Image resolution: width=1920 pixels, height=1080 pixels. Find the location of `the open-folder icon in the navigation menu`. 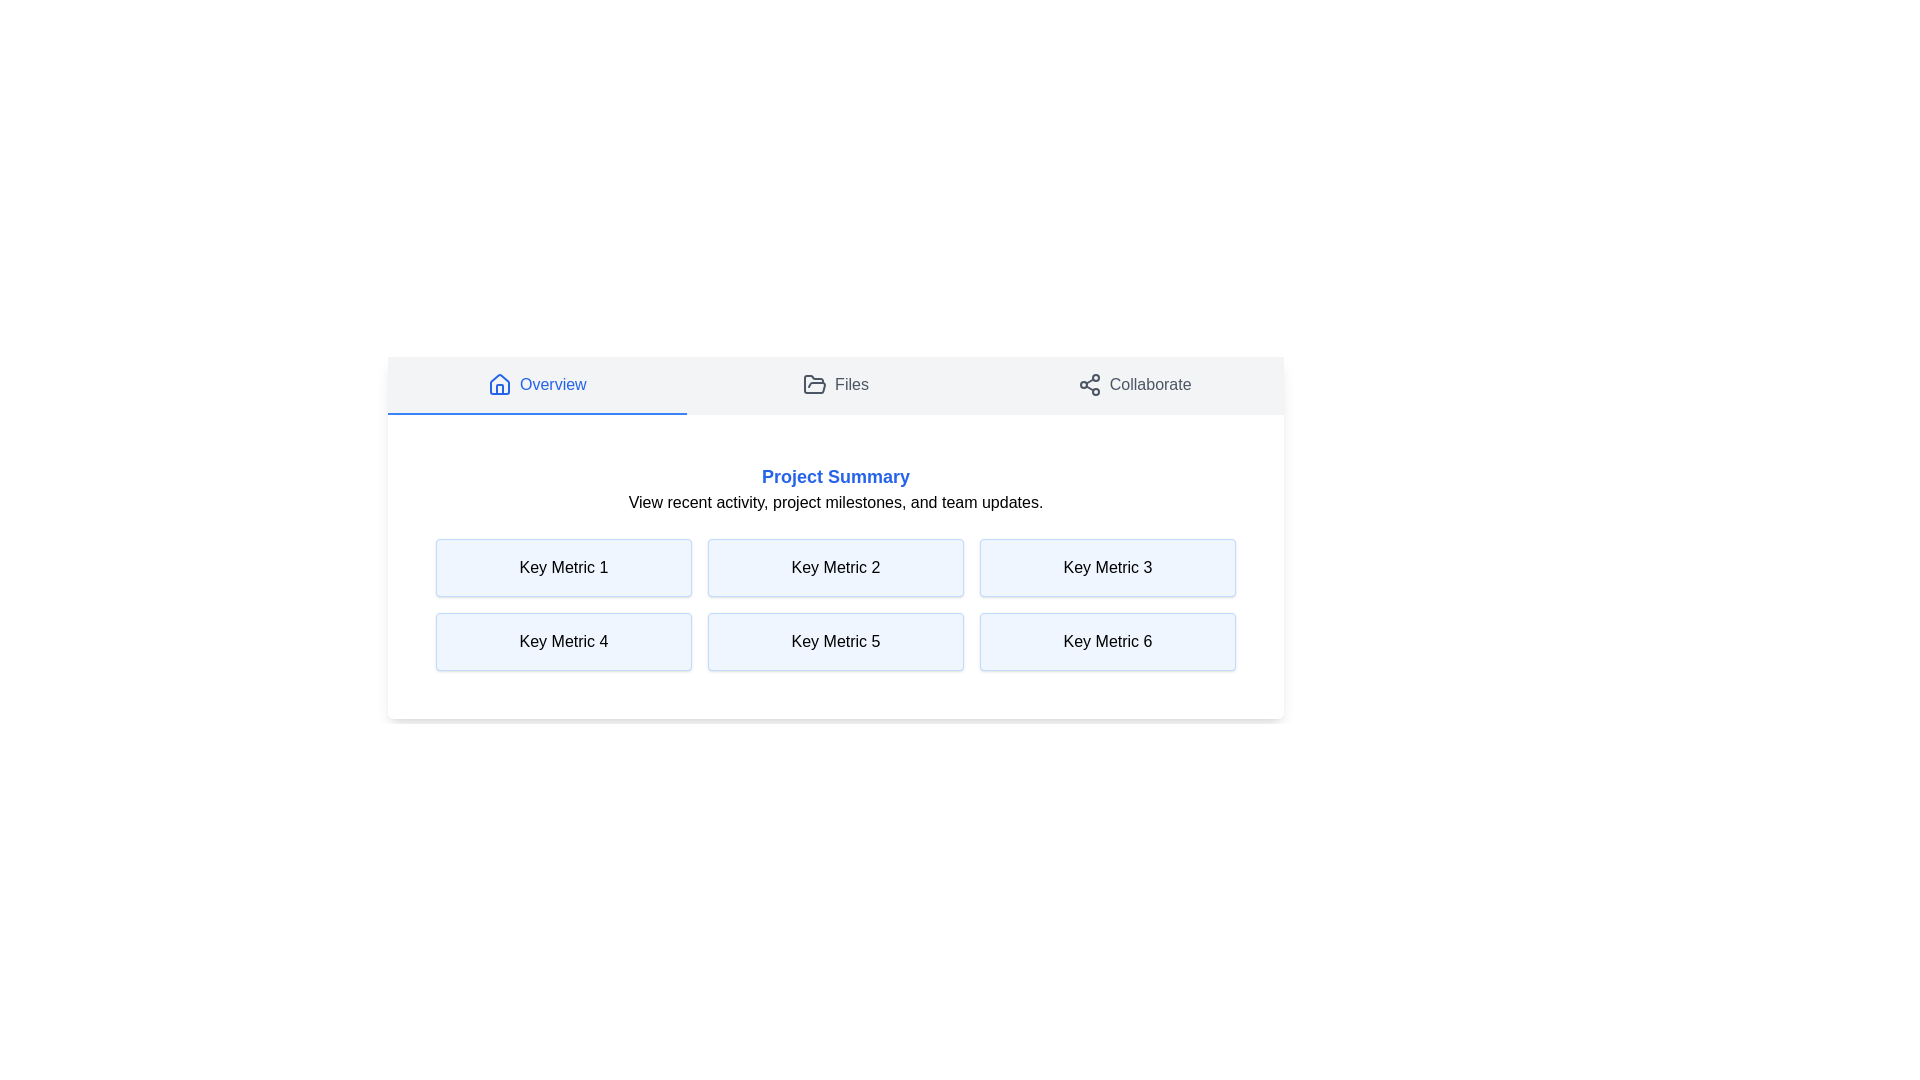

the open-folder icon in the navigation menu is located at coordinates (815, 385).